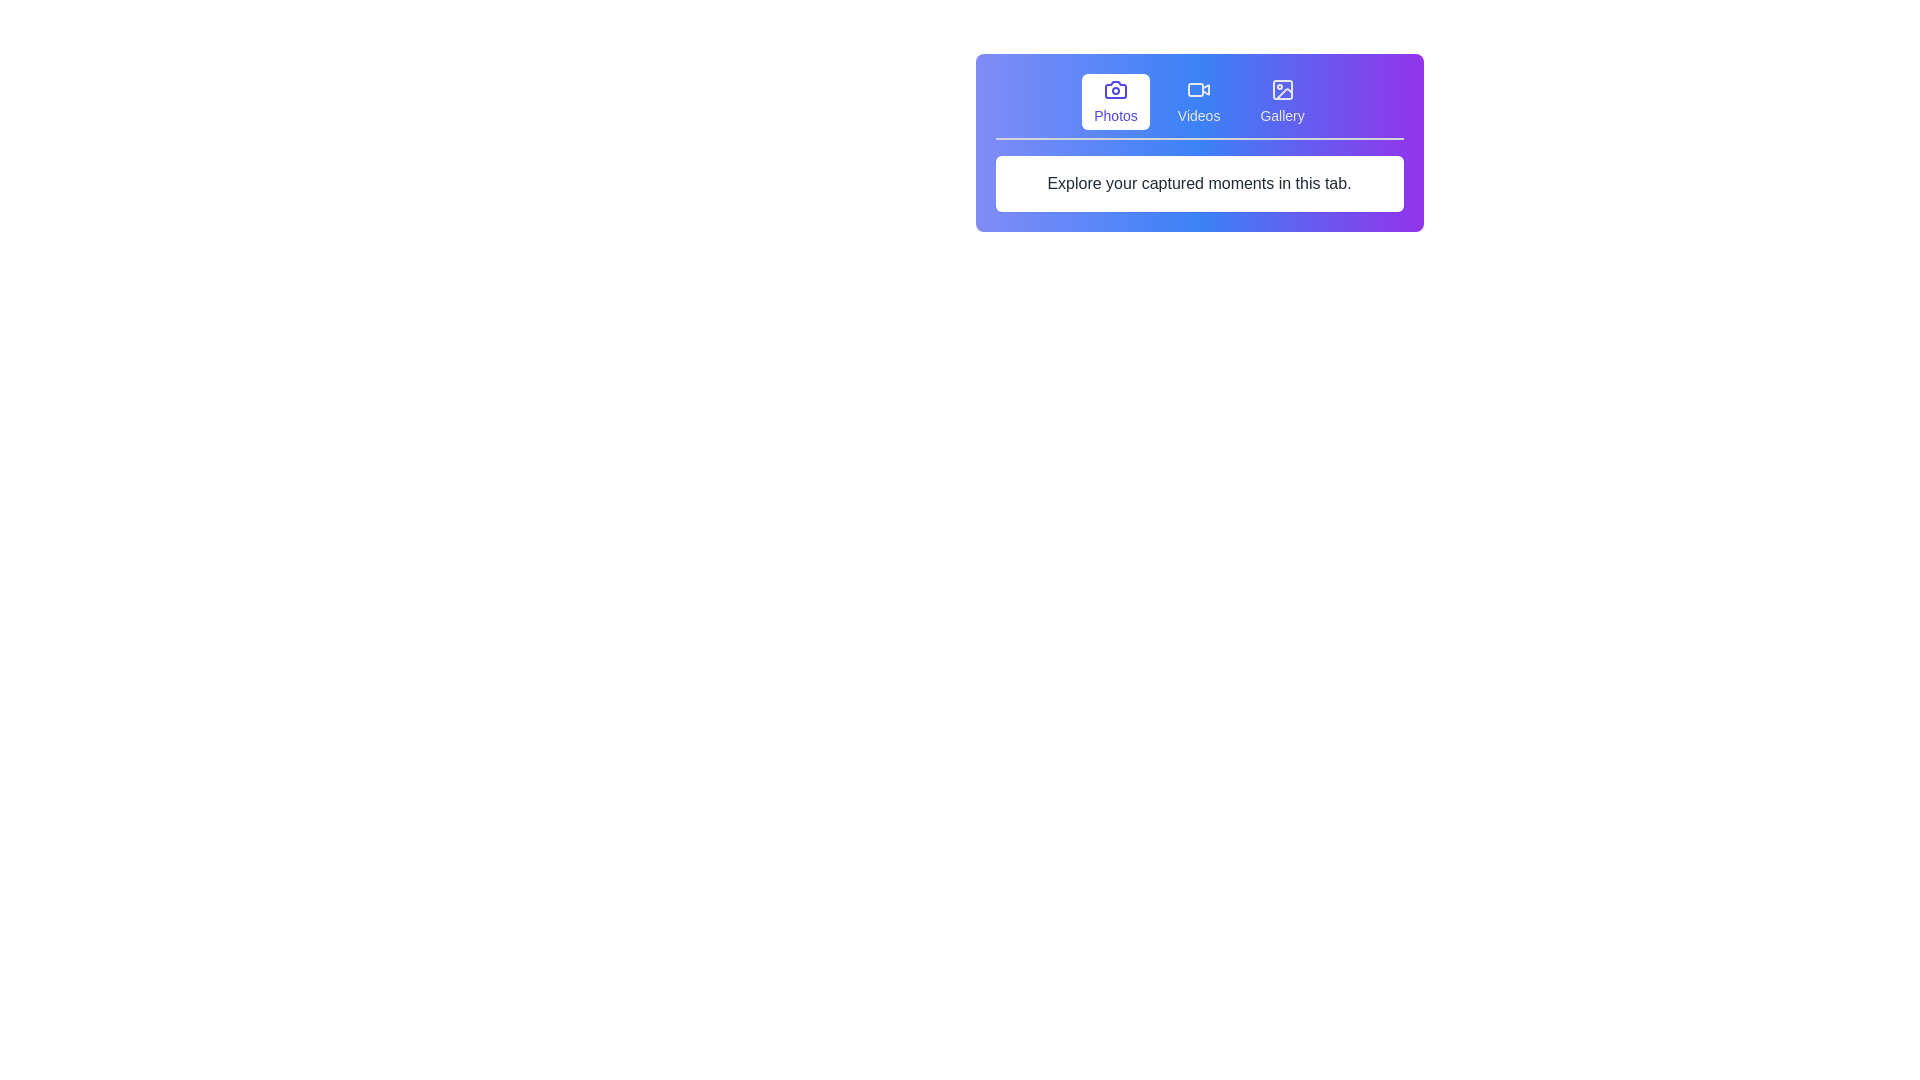  I want to click on the 'Gallery' button, which features an icon for images and the label 'Gallery' in a medium font size, so click(1282, 101).